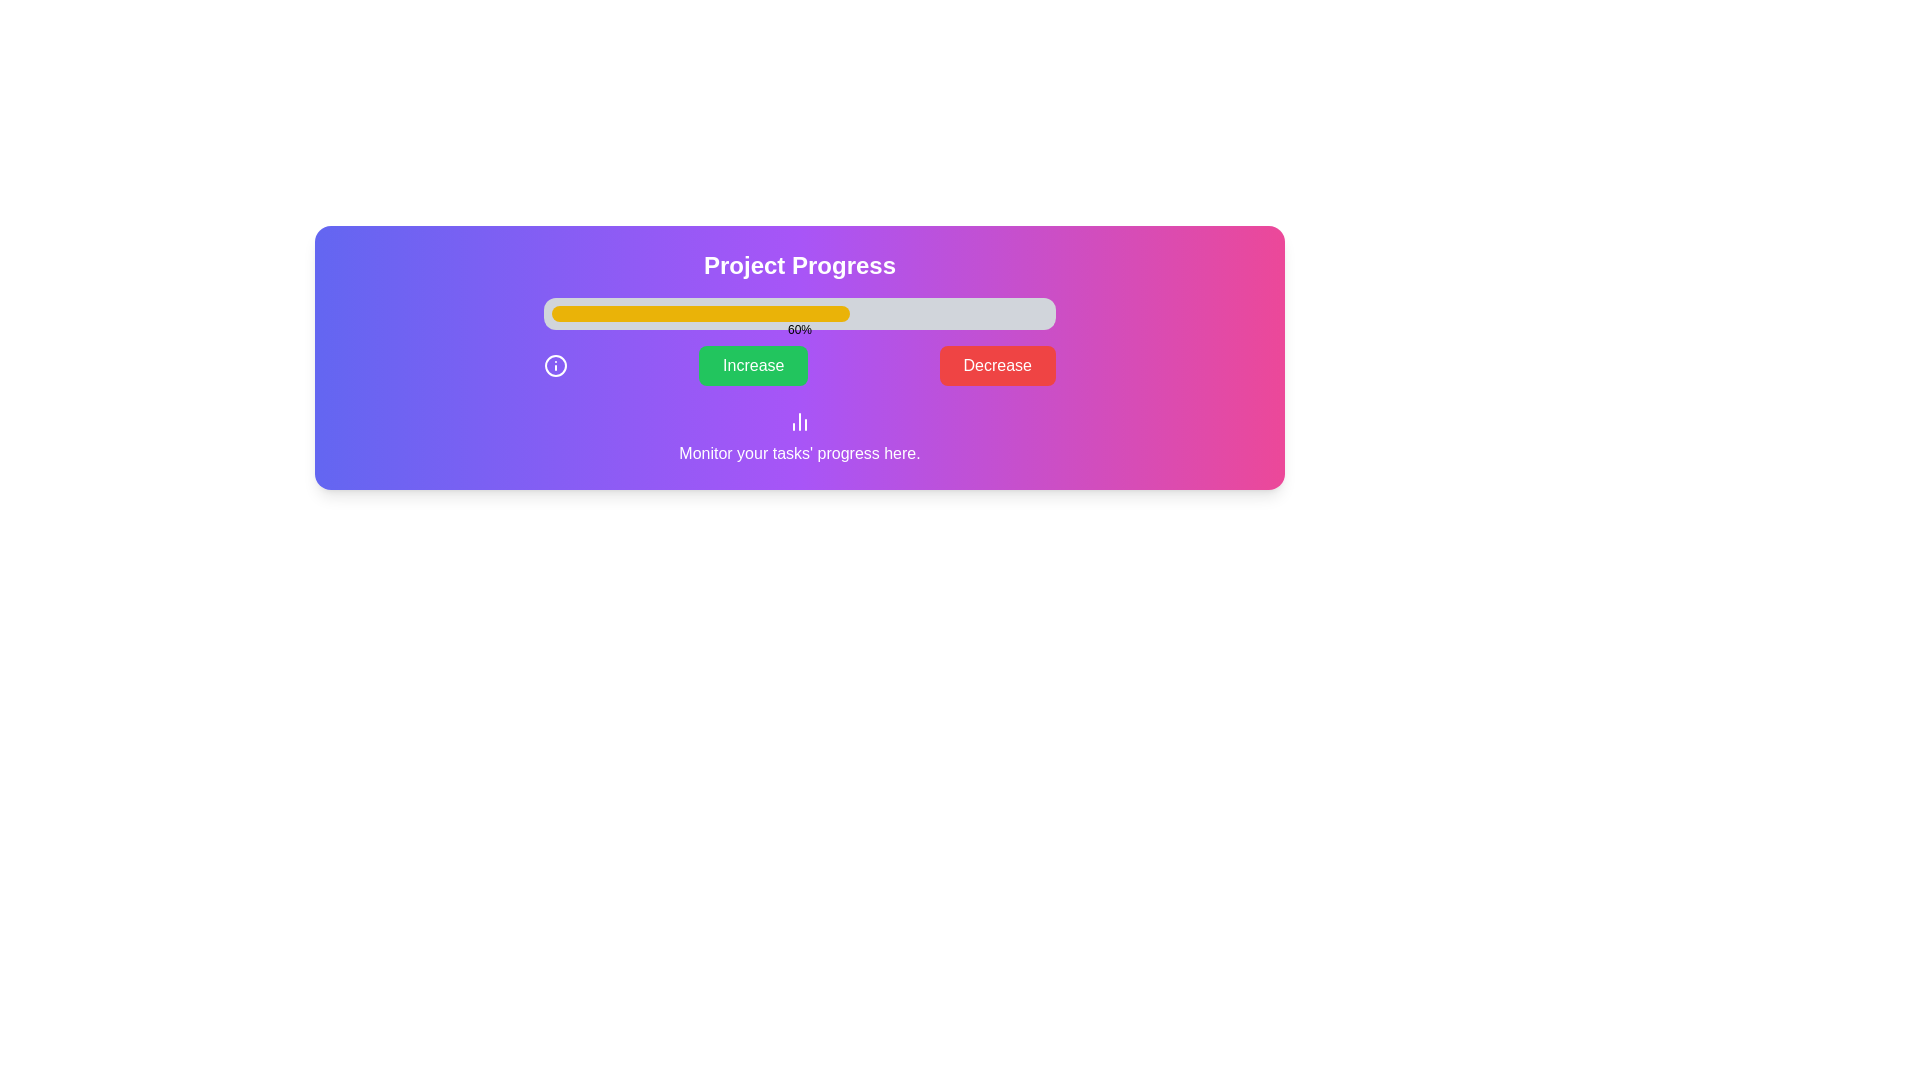 The image size is (1920, 1080). What do you see at coordinates (800, 420) in the screenshot?
I see `the bar chart icon with three vertical bars on a purple gradient background` at bounding box center [800, 420].